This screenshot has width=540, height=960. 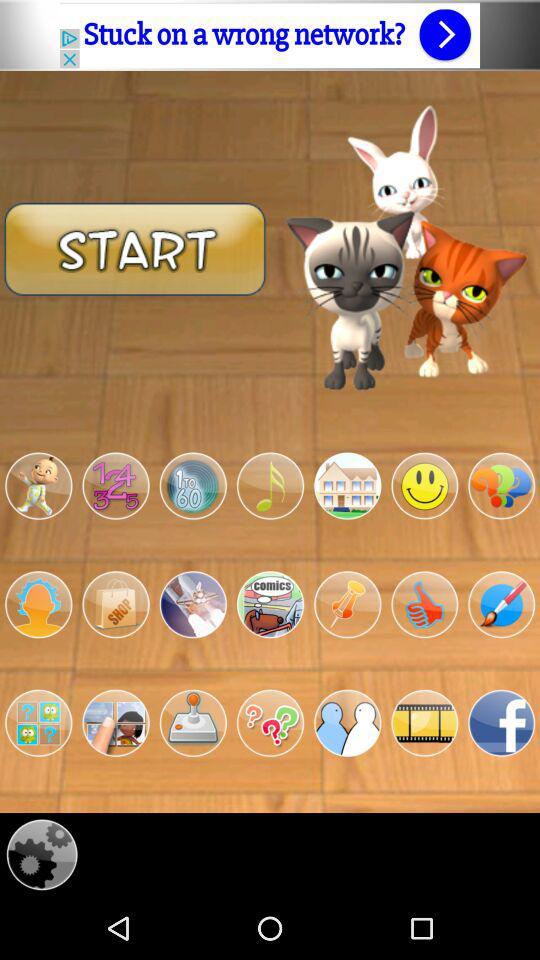 What do you see at coordinates (500, 722) in the screenshot?
I see `connect facebook` at bounding box center [500, 722].